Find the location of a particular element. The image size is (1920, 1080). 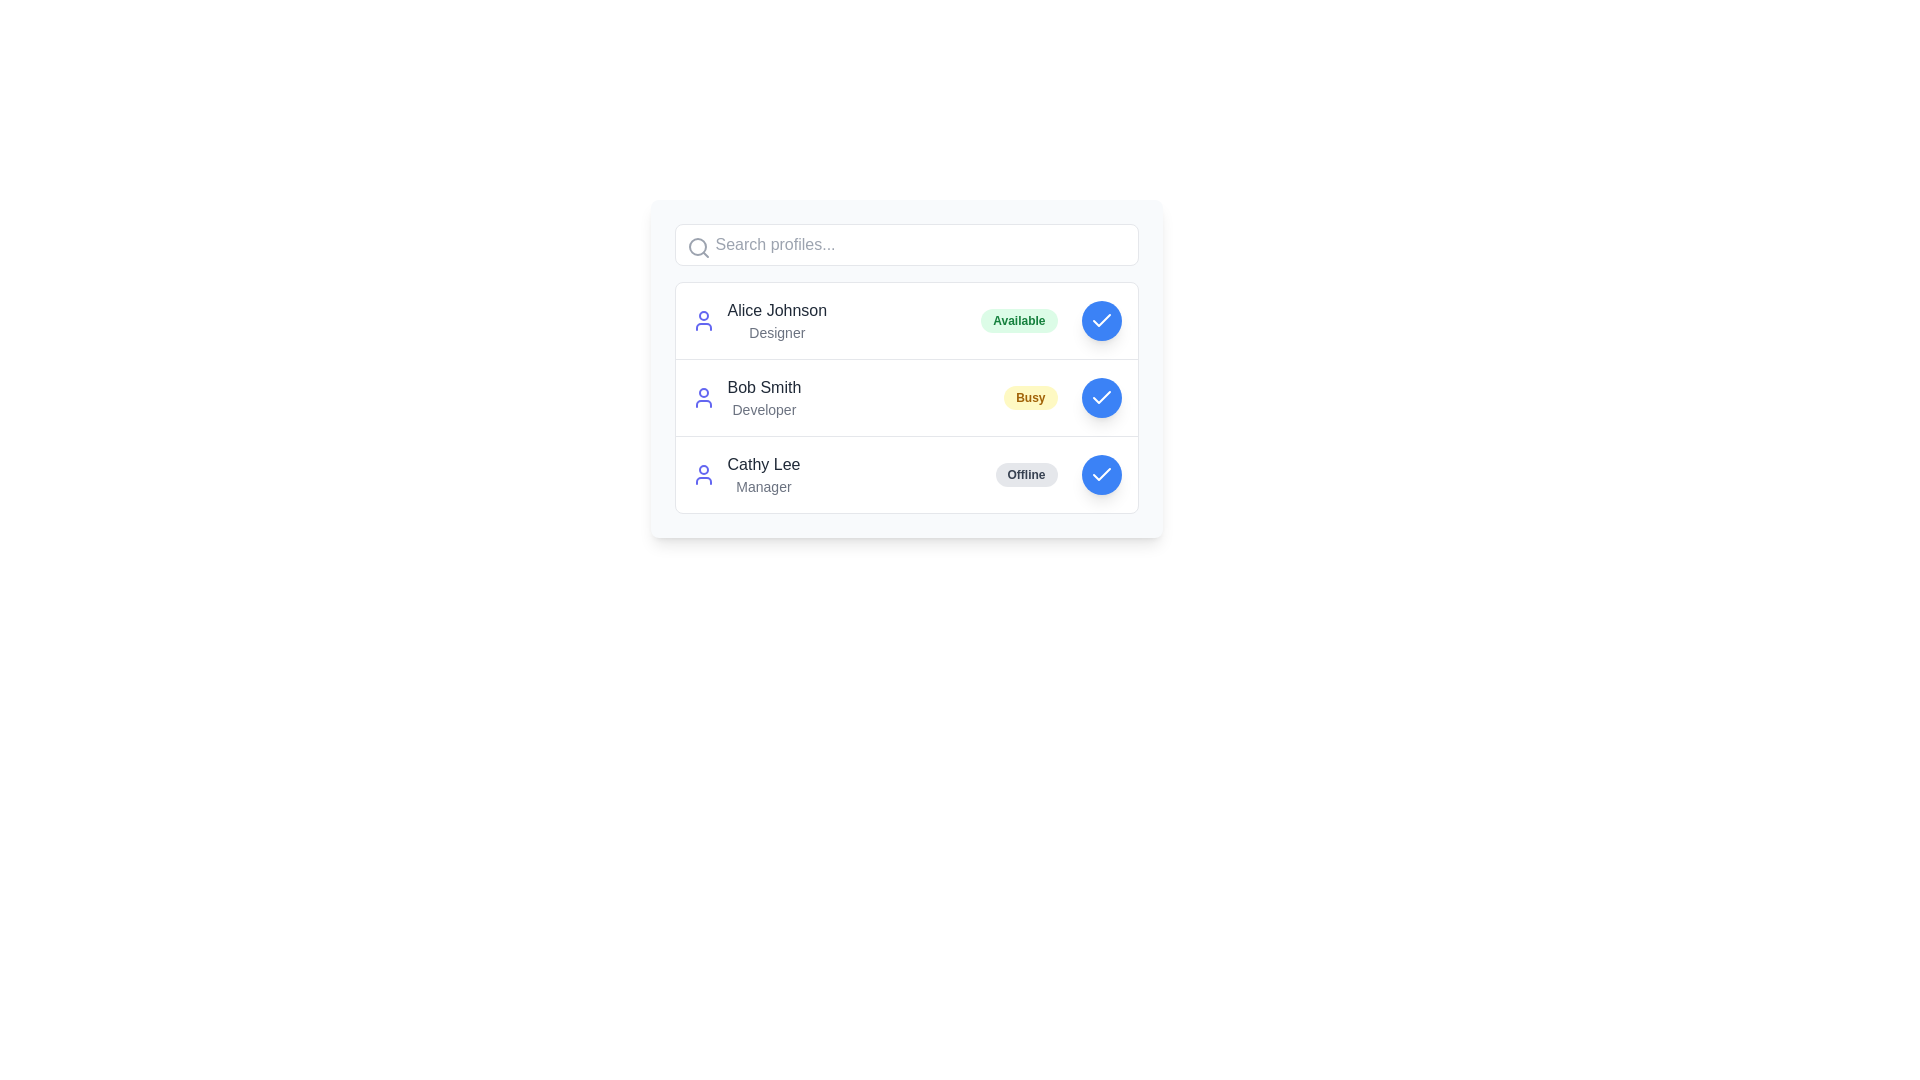

the first card entry in the list is located at coordinates (905, 319).